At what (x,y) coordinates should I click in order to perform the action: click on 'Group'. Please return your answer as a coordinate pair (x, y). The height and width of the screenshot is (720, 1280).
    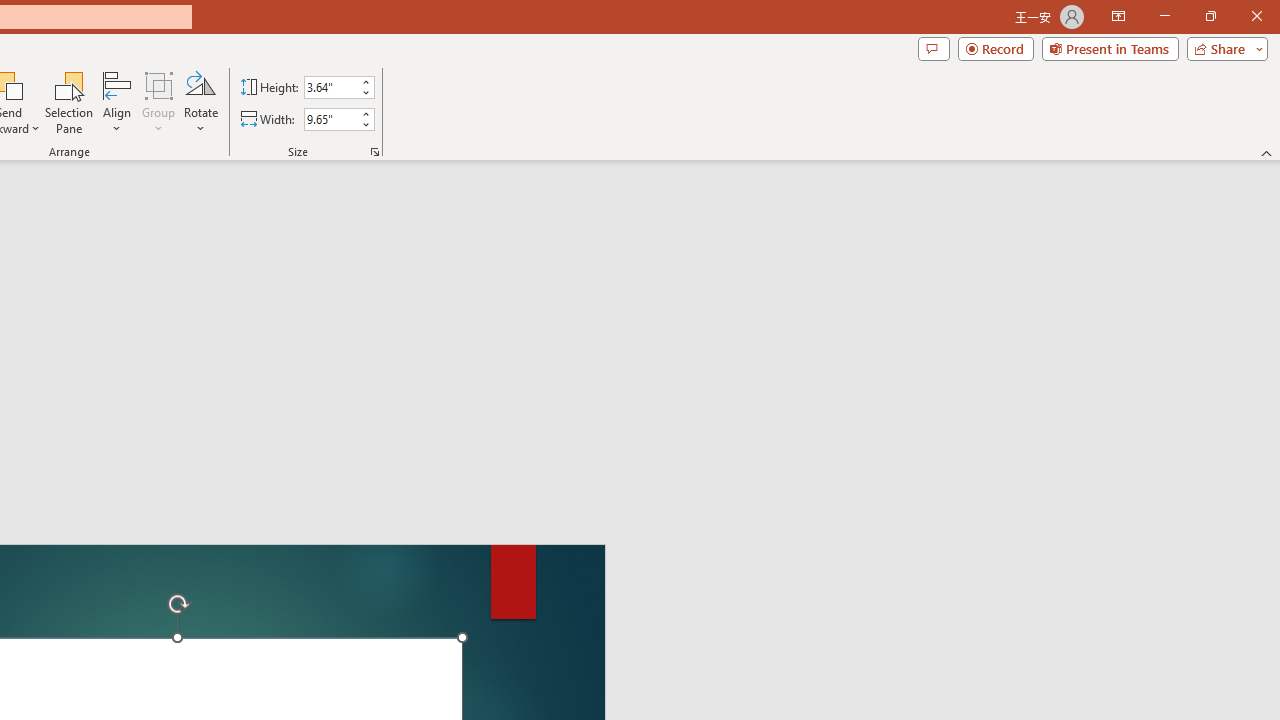
    Looking at the image, I should click on (158, 103).